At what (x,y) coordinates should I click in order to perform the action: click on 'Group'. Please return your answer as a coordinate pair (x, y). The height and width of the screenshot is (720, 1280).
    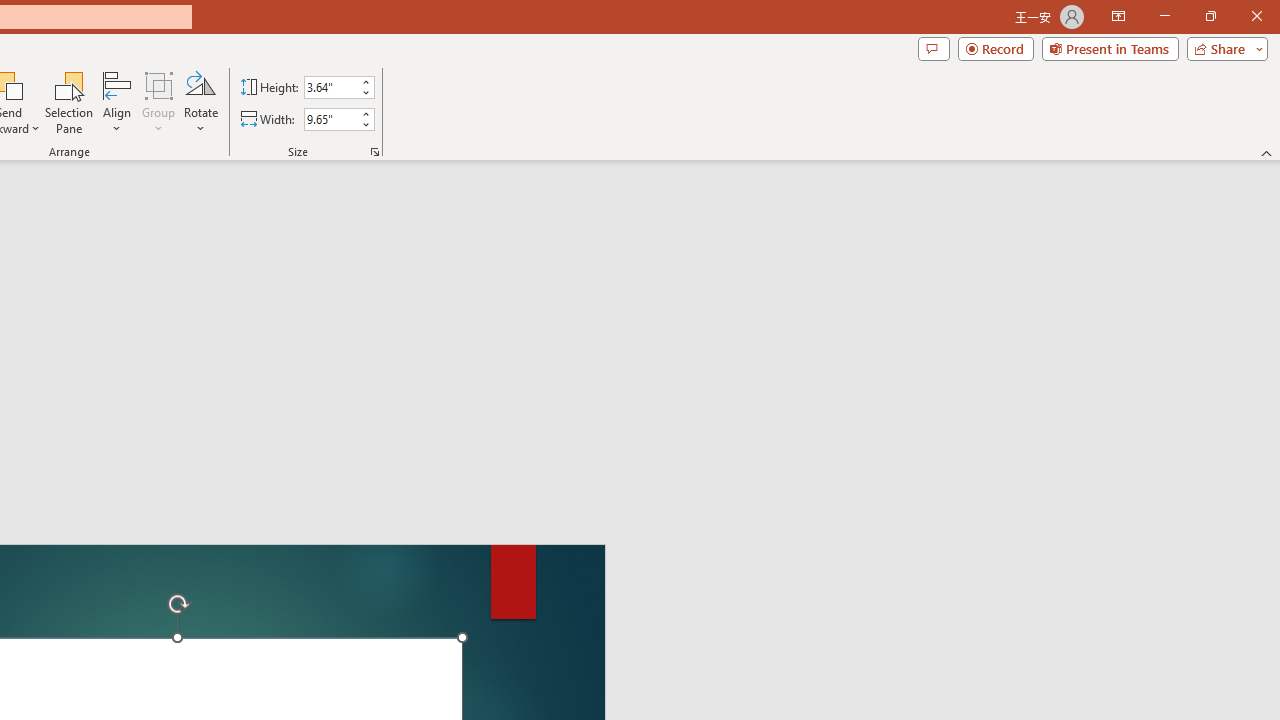
    Looking at the image, I should click on (158, 103).